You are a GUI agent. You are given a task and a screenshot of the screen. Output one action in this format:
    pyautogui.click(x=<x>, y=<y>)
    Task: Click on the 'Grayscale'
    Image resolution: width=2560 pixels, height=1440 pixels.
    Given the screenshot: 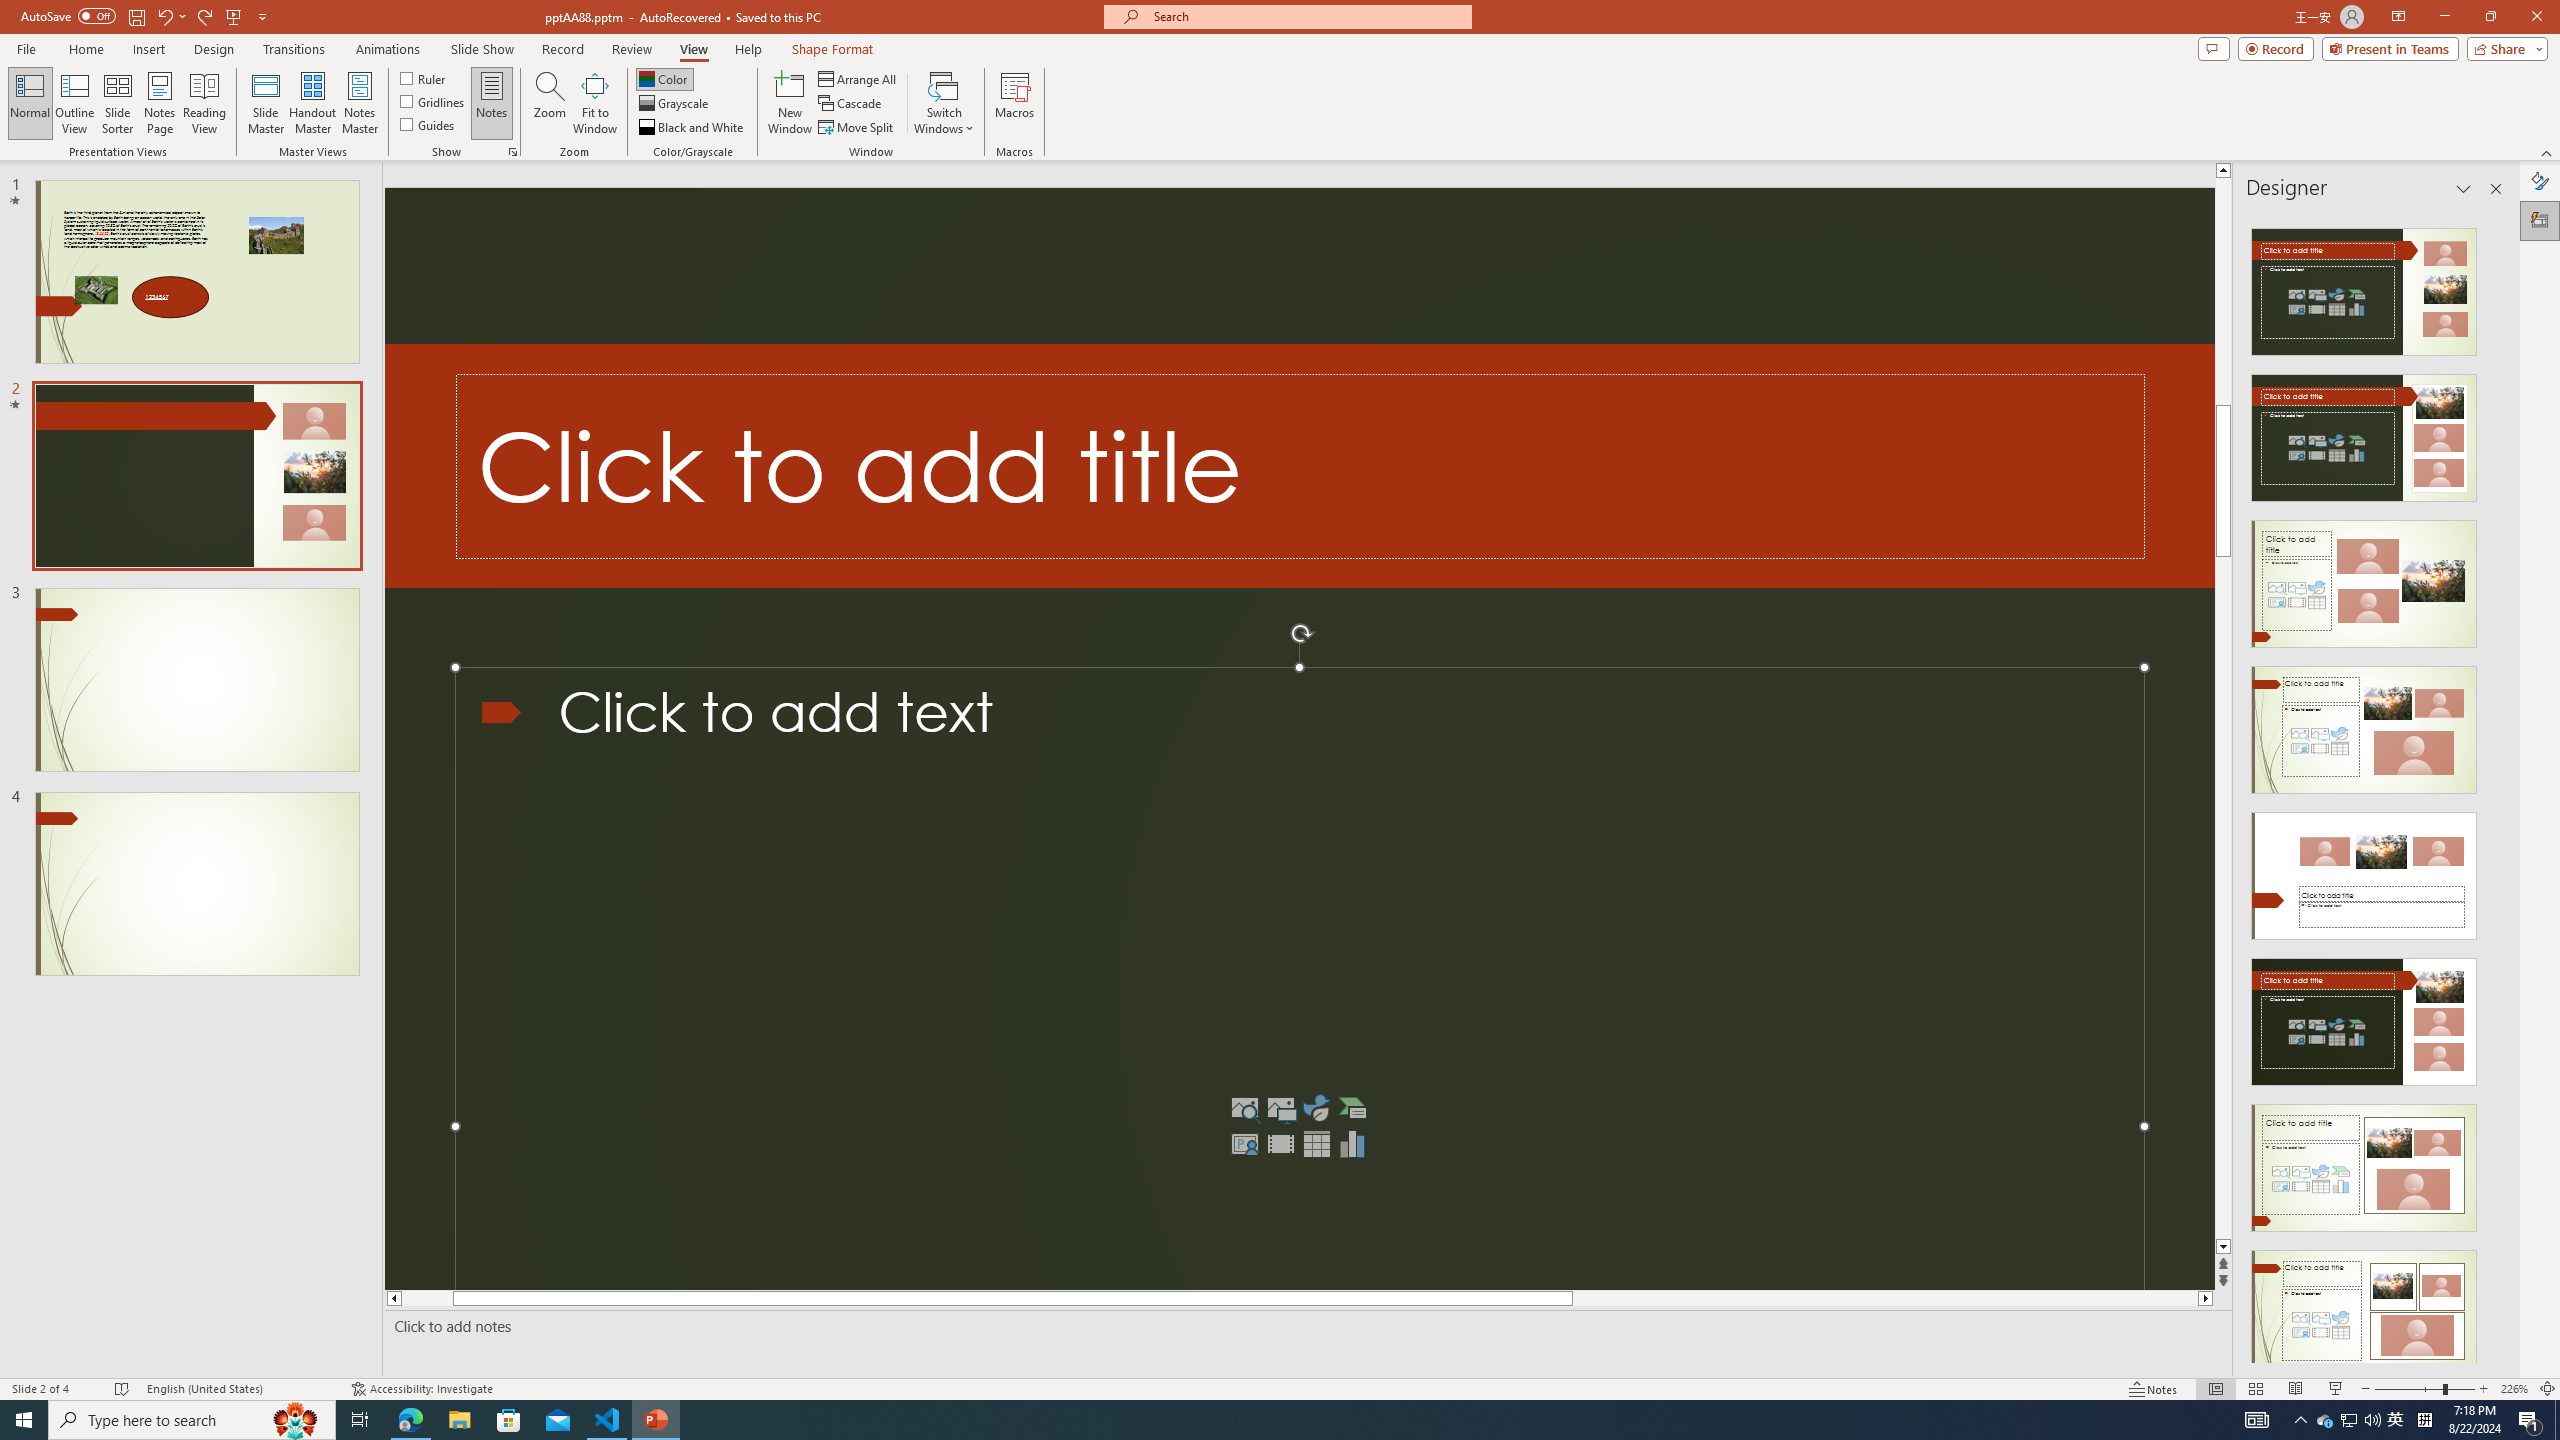 What is the action you would take?
    pyautogui.click(x=673, y=103)
    